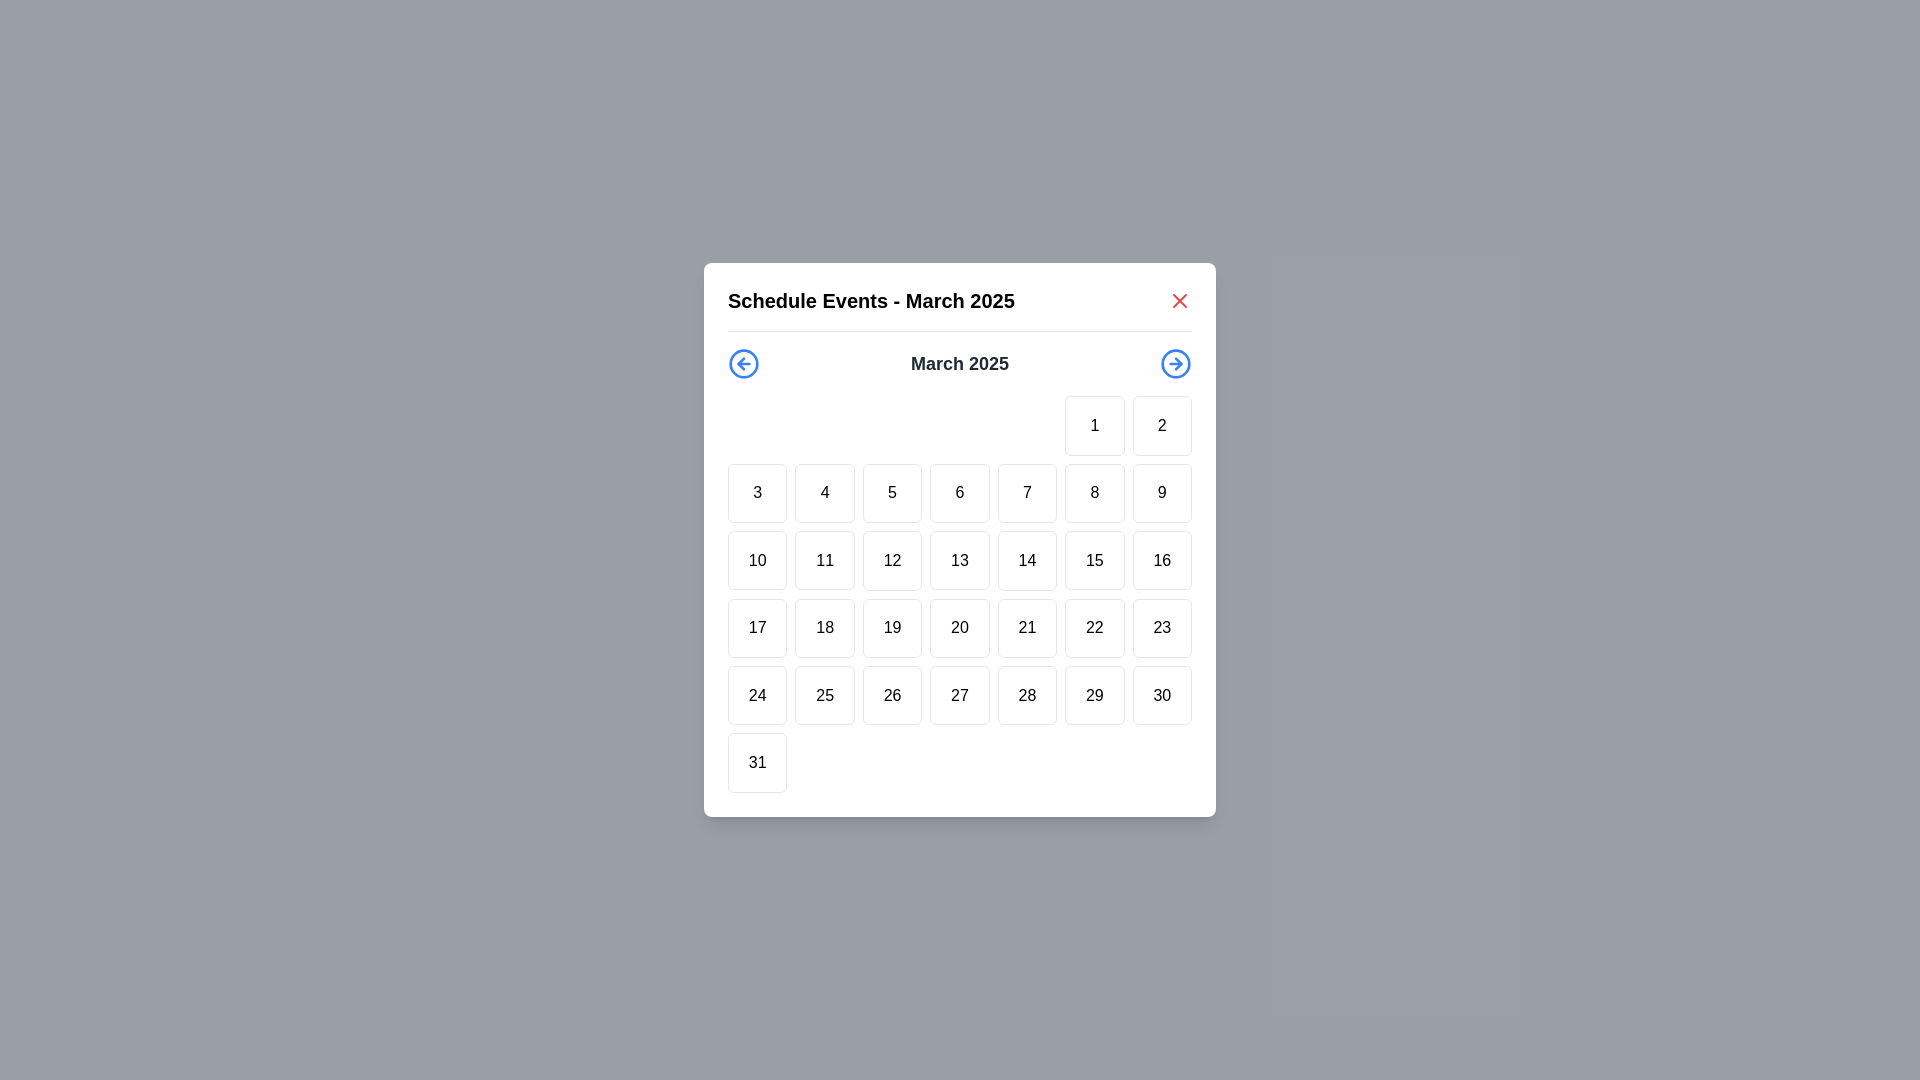 This screenshot has width=1920, height=1080. Describe the element at coordinates (891, 493) in the screenshot. I see `the button representing the fifth day of the month in the calendar interface` at that location.